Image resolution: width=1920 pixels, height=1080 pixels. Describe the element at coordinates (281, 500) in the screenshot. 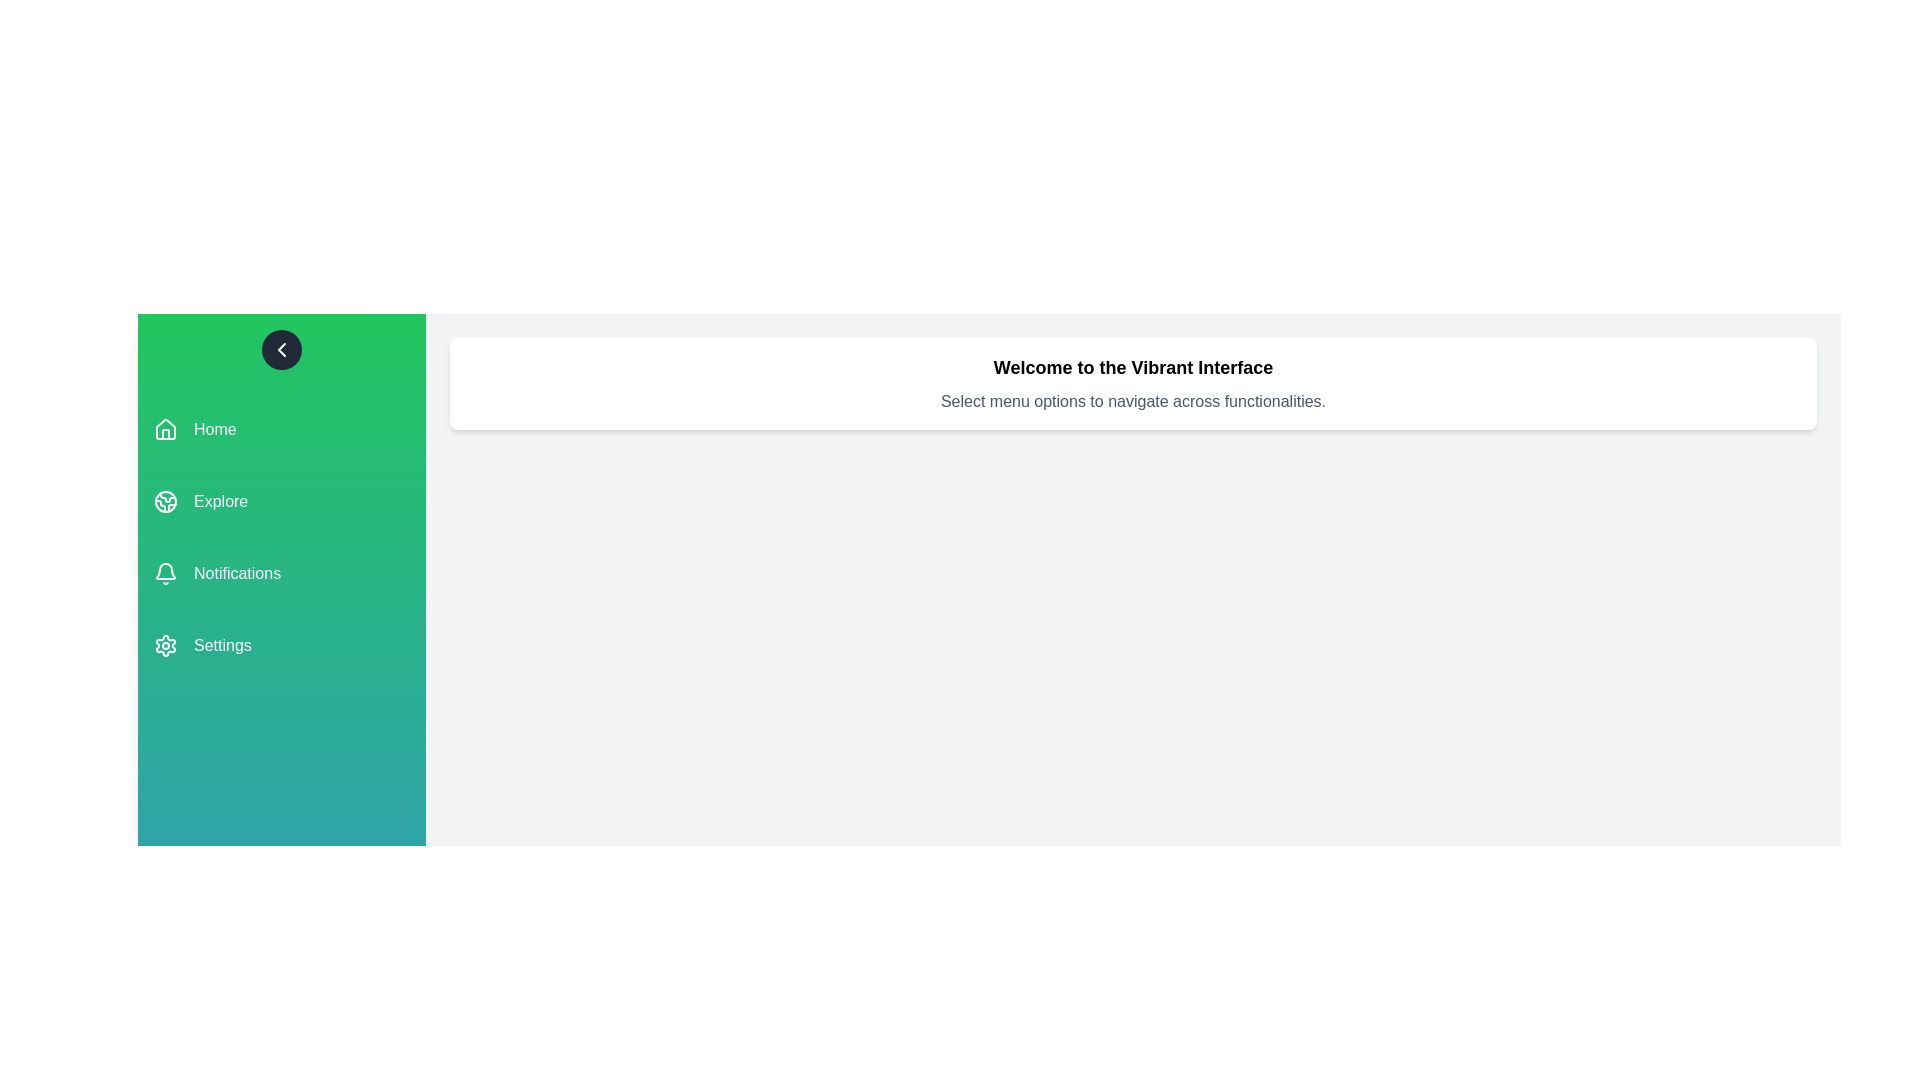

I see `the menu item Explore to view its hover effect` at that location.